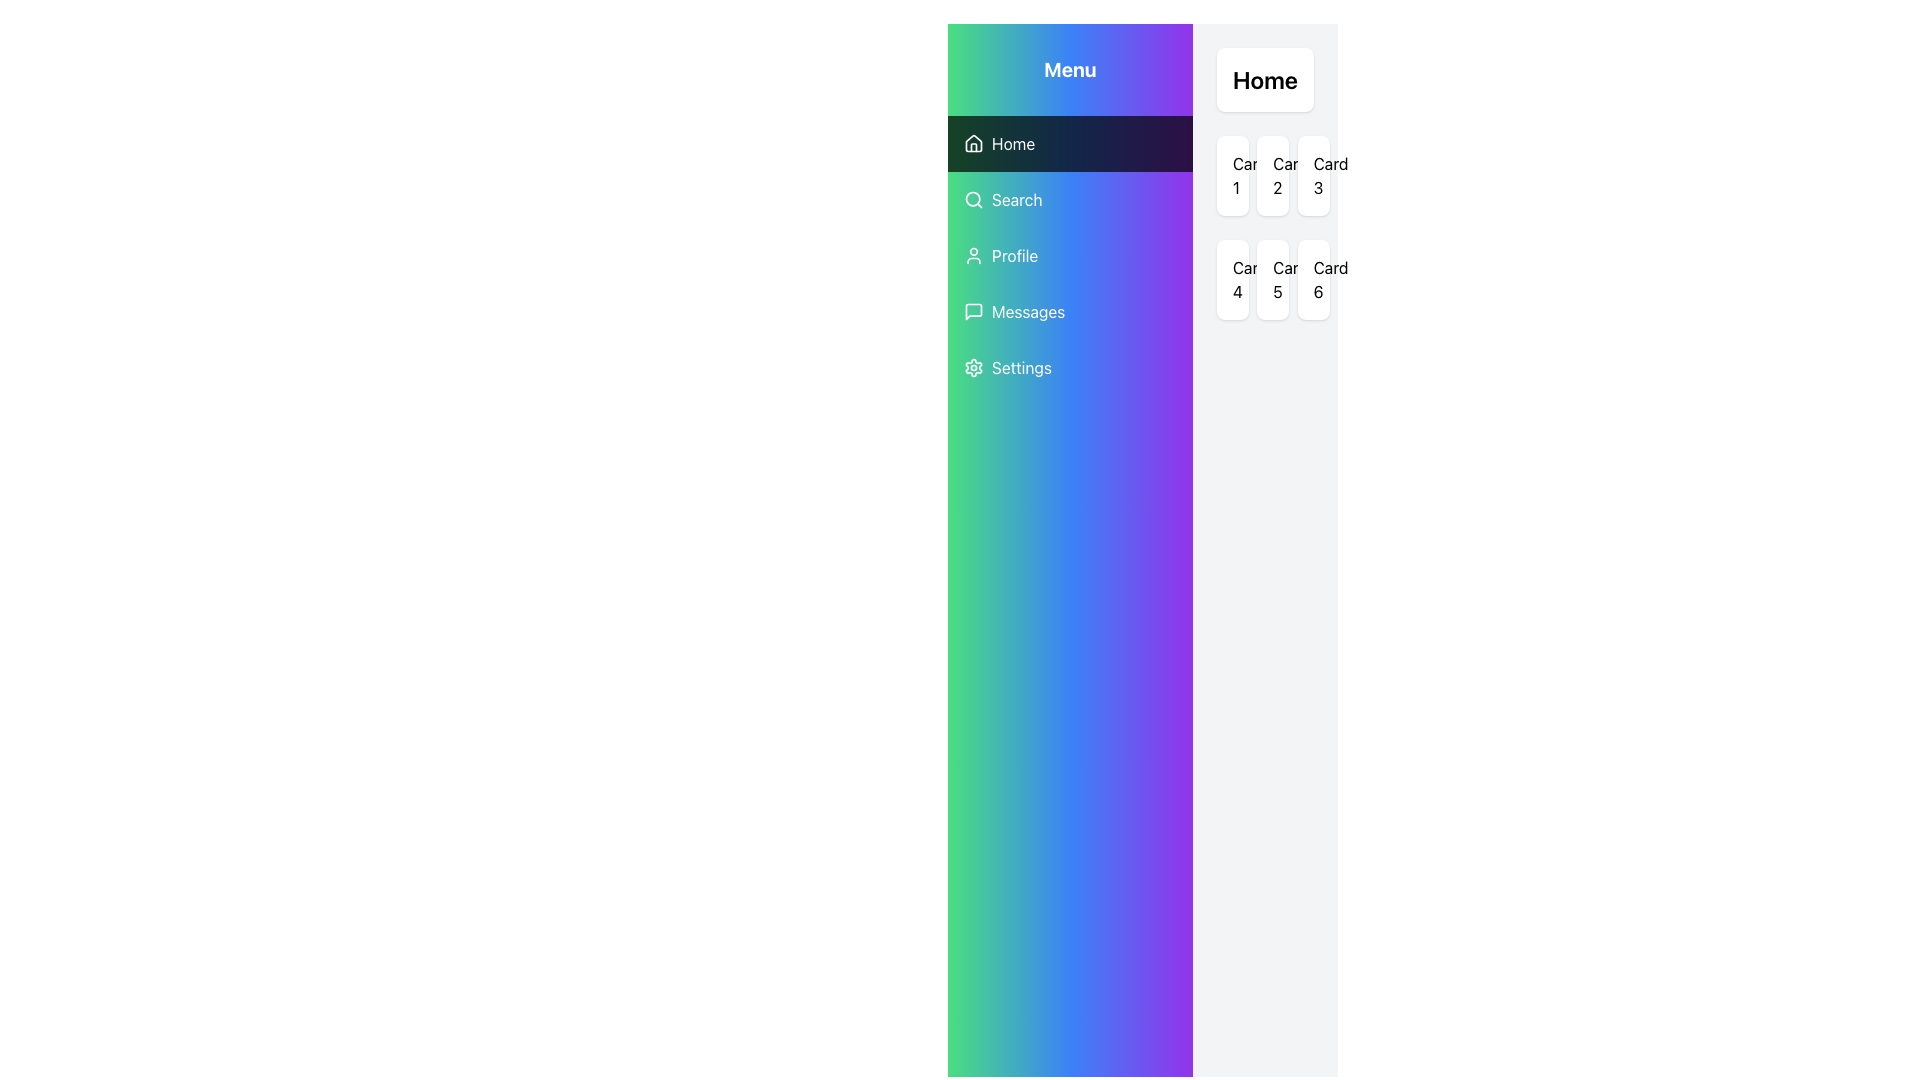  I want to click on the Home menu icon located in the sidebar menu, positioned to the left of the 'Home' text label, so click(974, 142).